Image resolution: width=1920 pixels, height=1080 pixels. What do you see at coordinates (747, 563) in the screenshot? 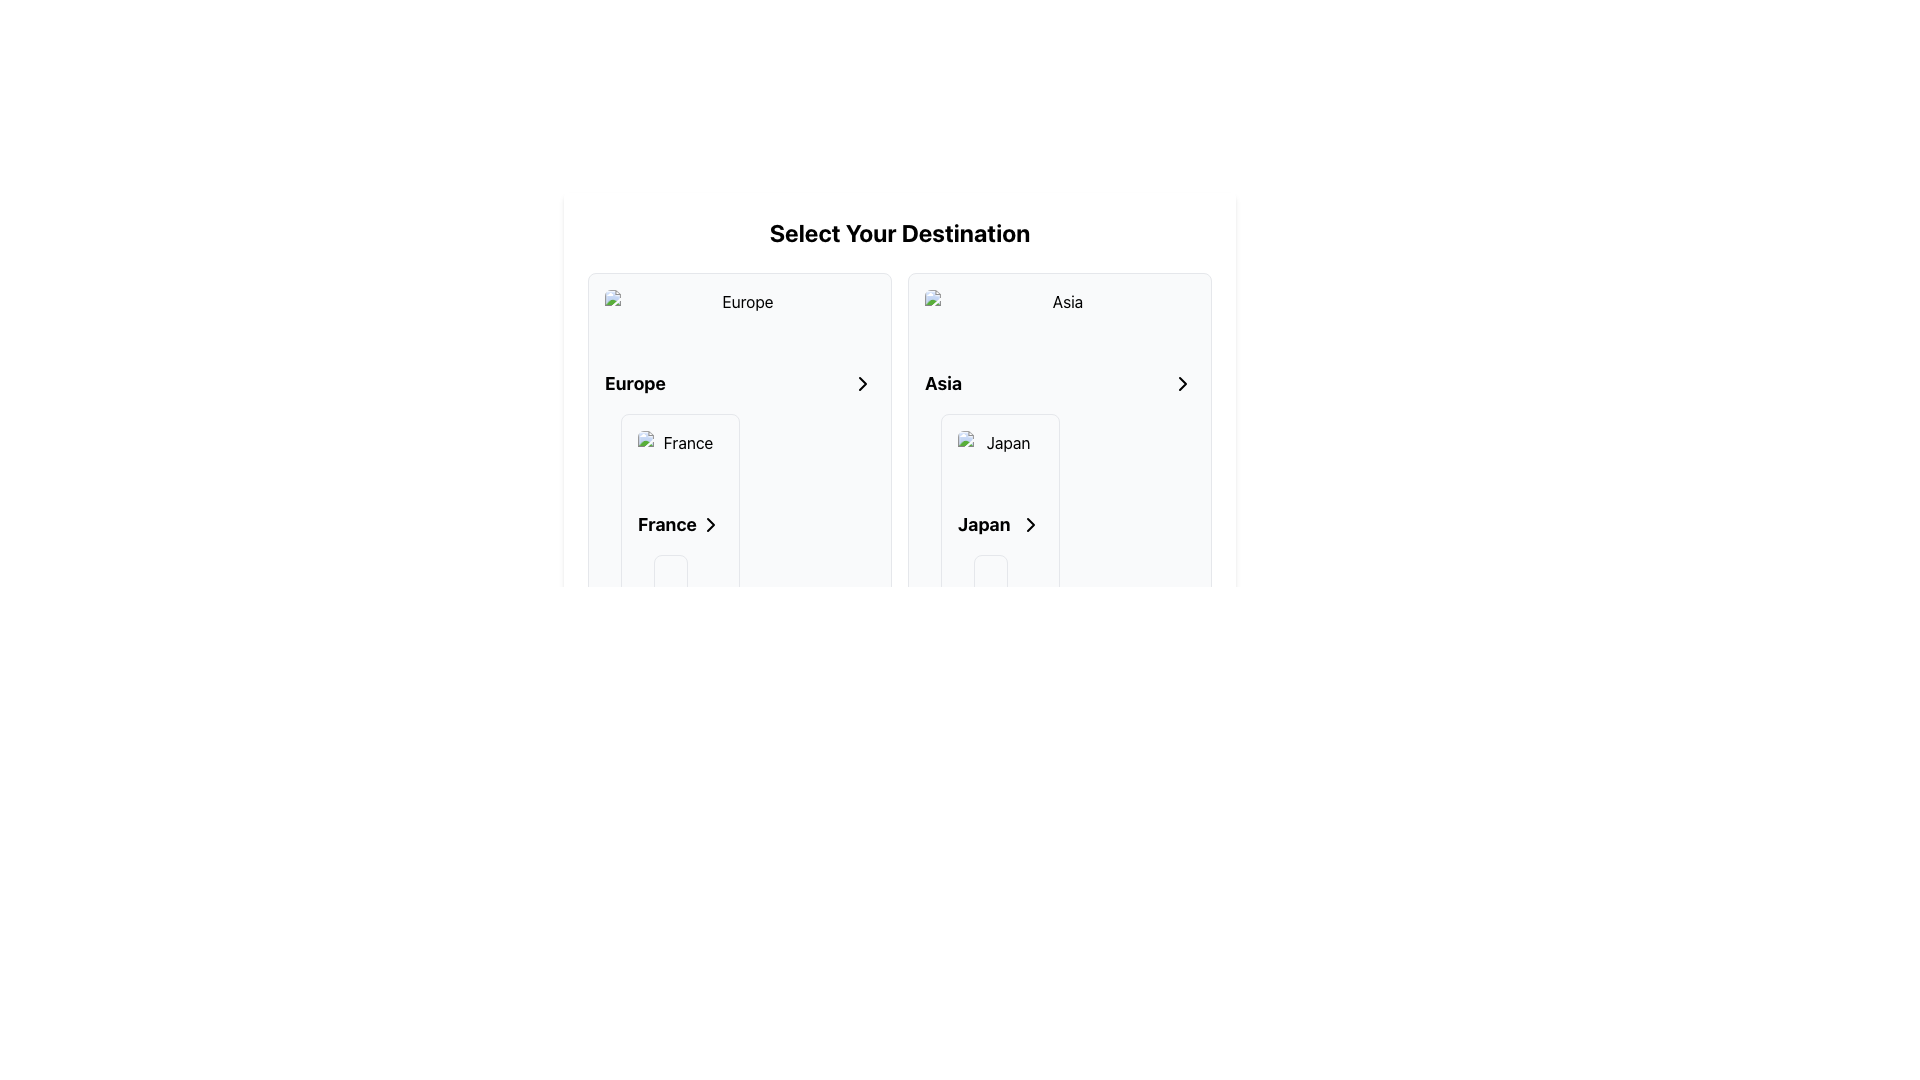
I see `the interactive selection button for 'France' under the 'Europe' category` at bounding box center [747, 563].